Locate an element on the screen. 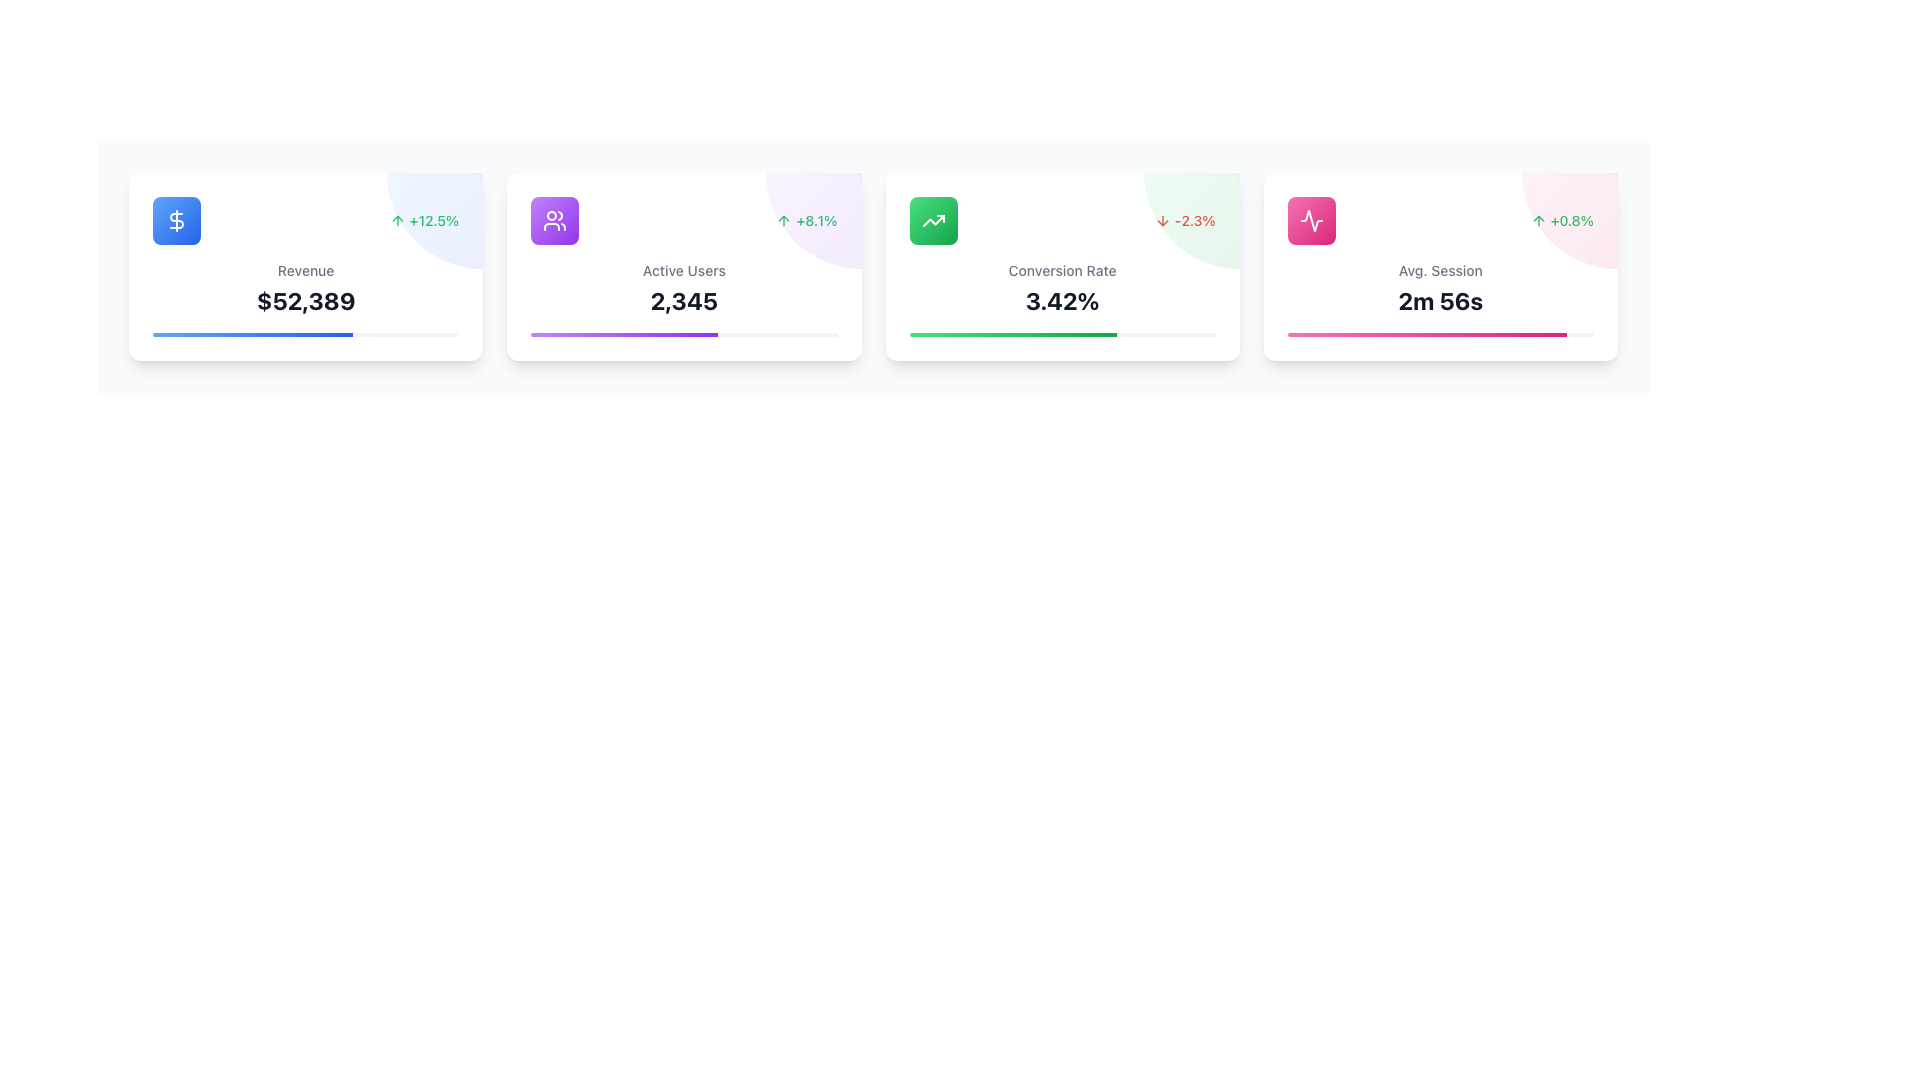 The height and width of the screenshot is (1080, 1920). the positive trend icon located to the left of the text '+12.5%' in the top-right corner of the 'Revenue' card on the dashboard interface is located at coordinates (397, 220).